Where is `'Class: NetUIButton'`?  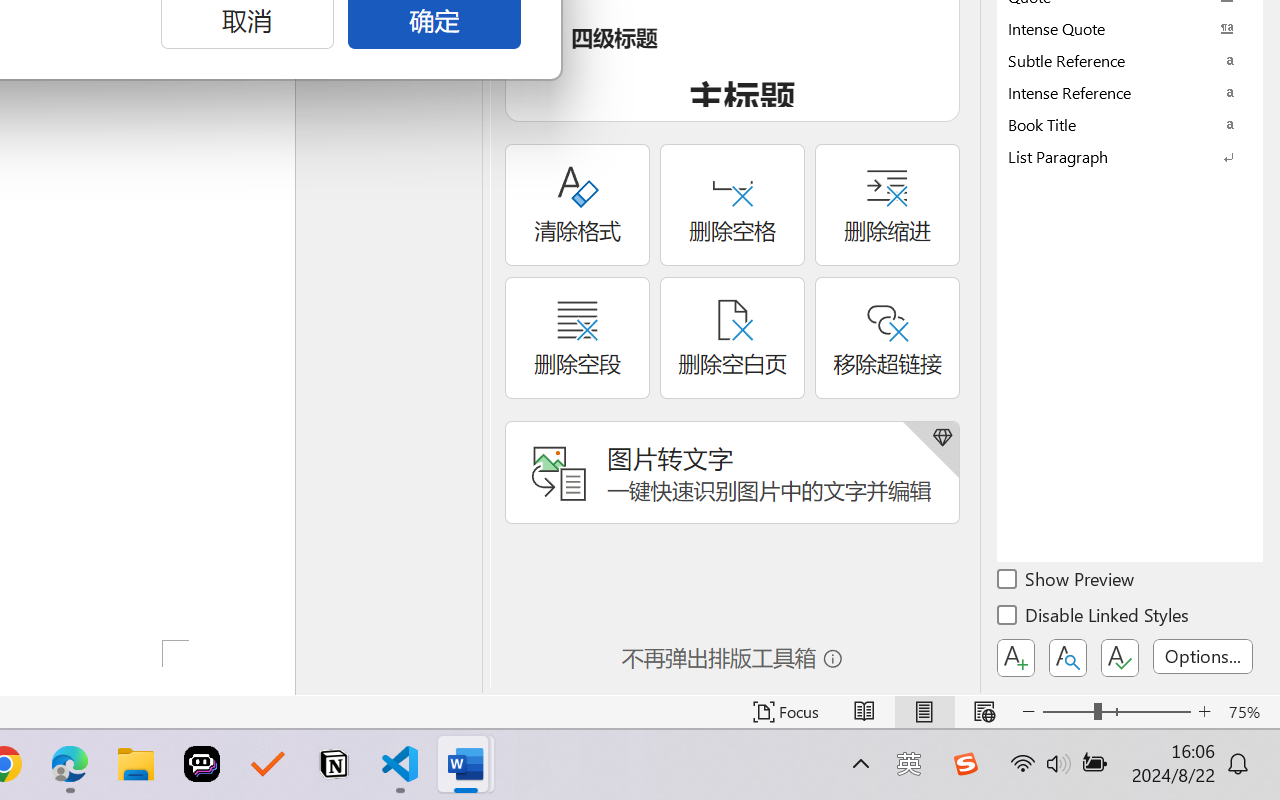
'Class: NetUIButton' is located at coordinates (1120, 657).